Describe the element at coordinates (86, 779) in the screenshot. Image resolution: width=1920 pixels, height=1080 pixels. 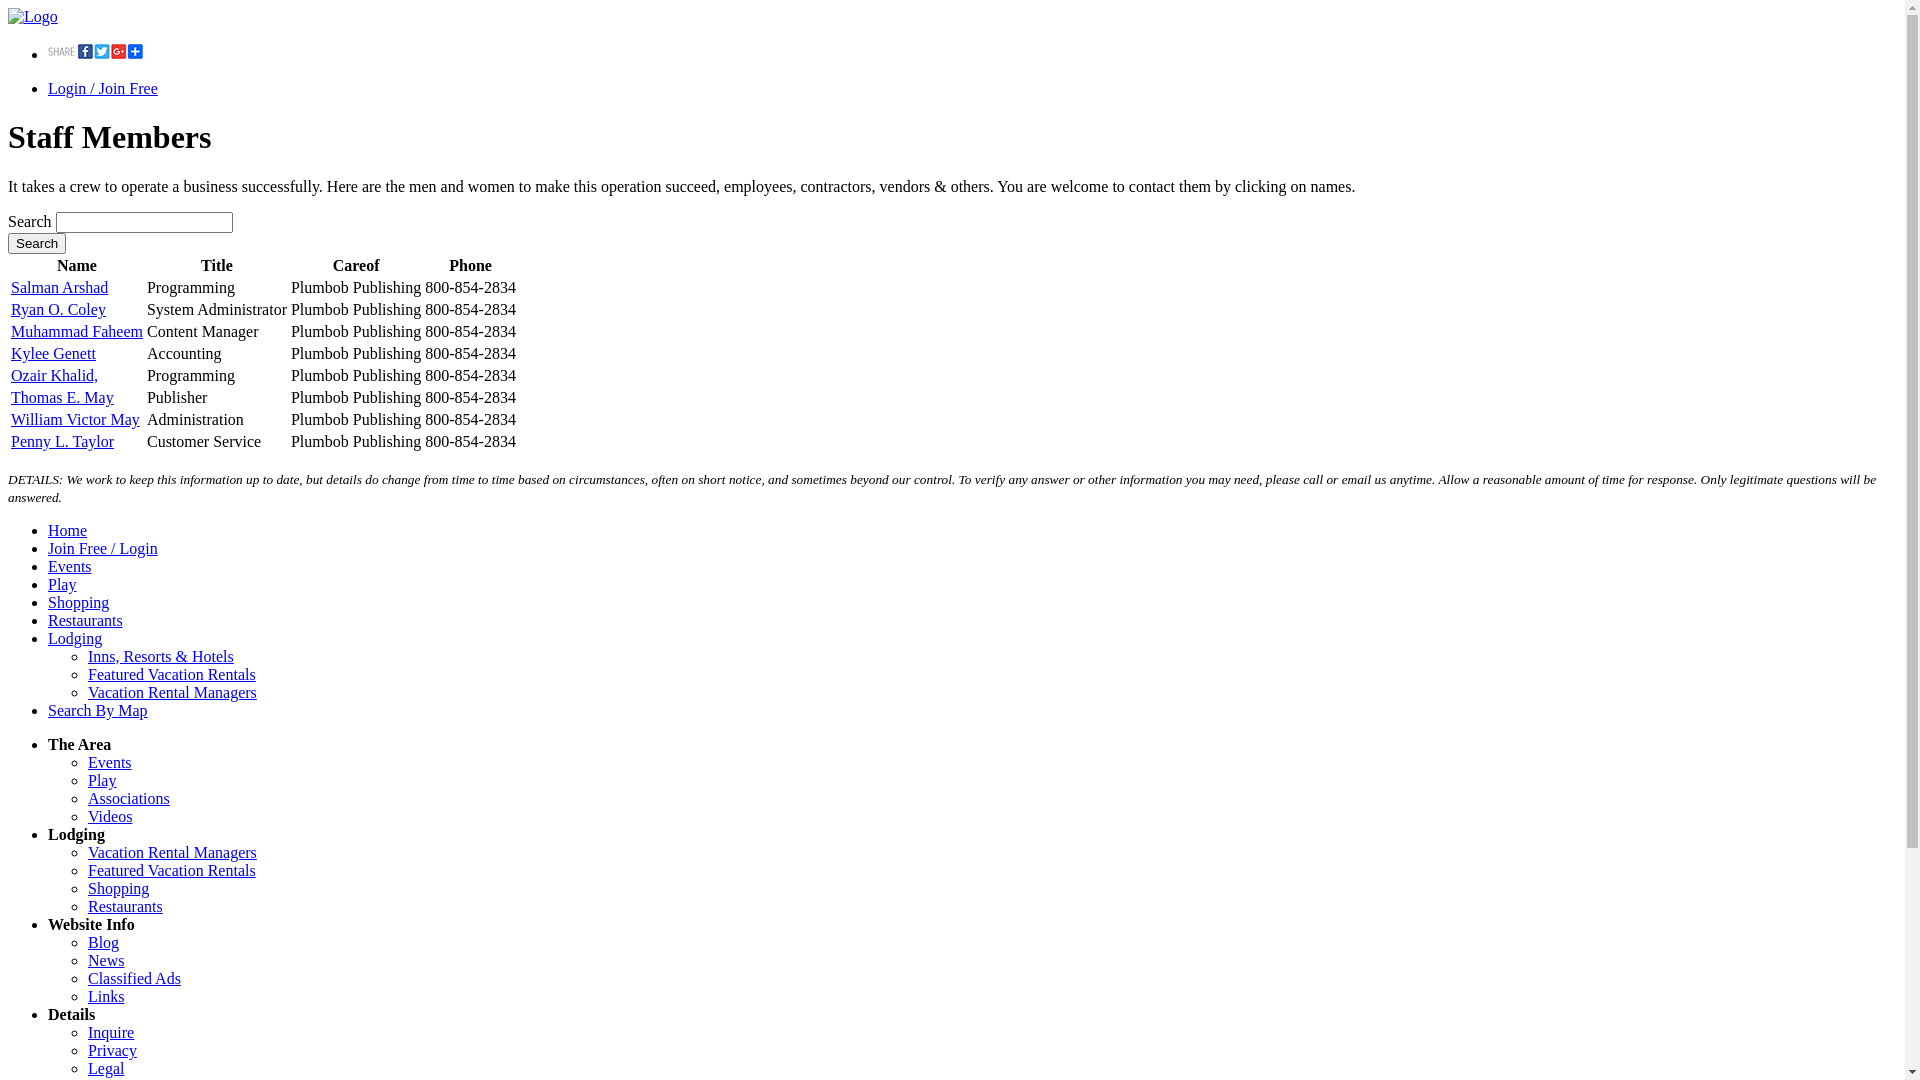
I see `'Play'` at that location.